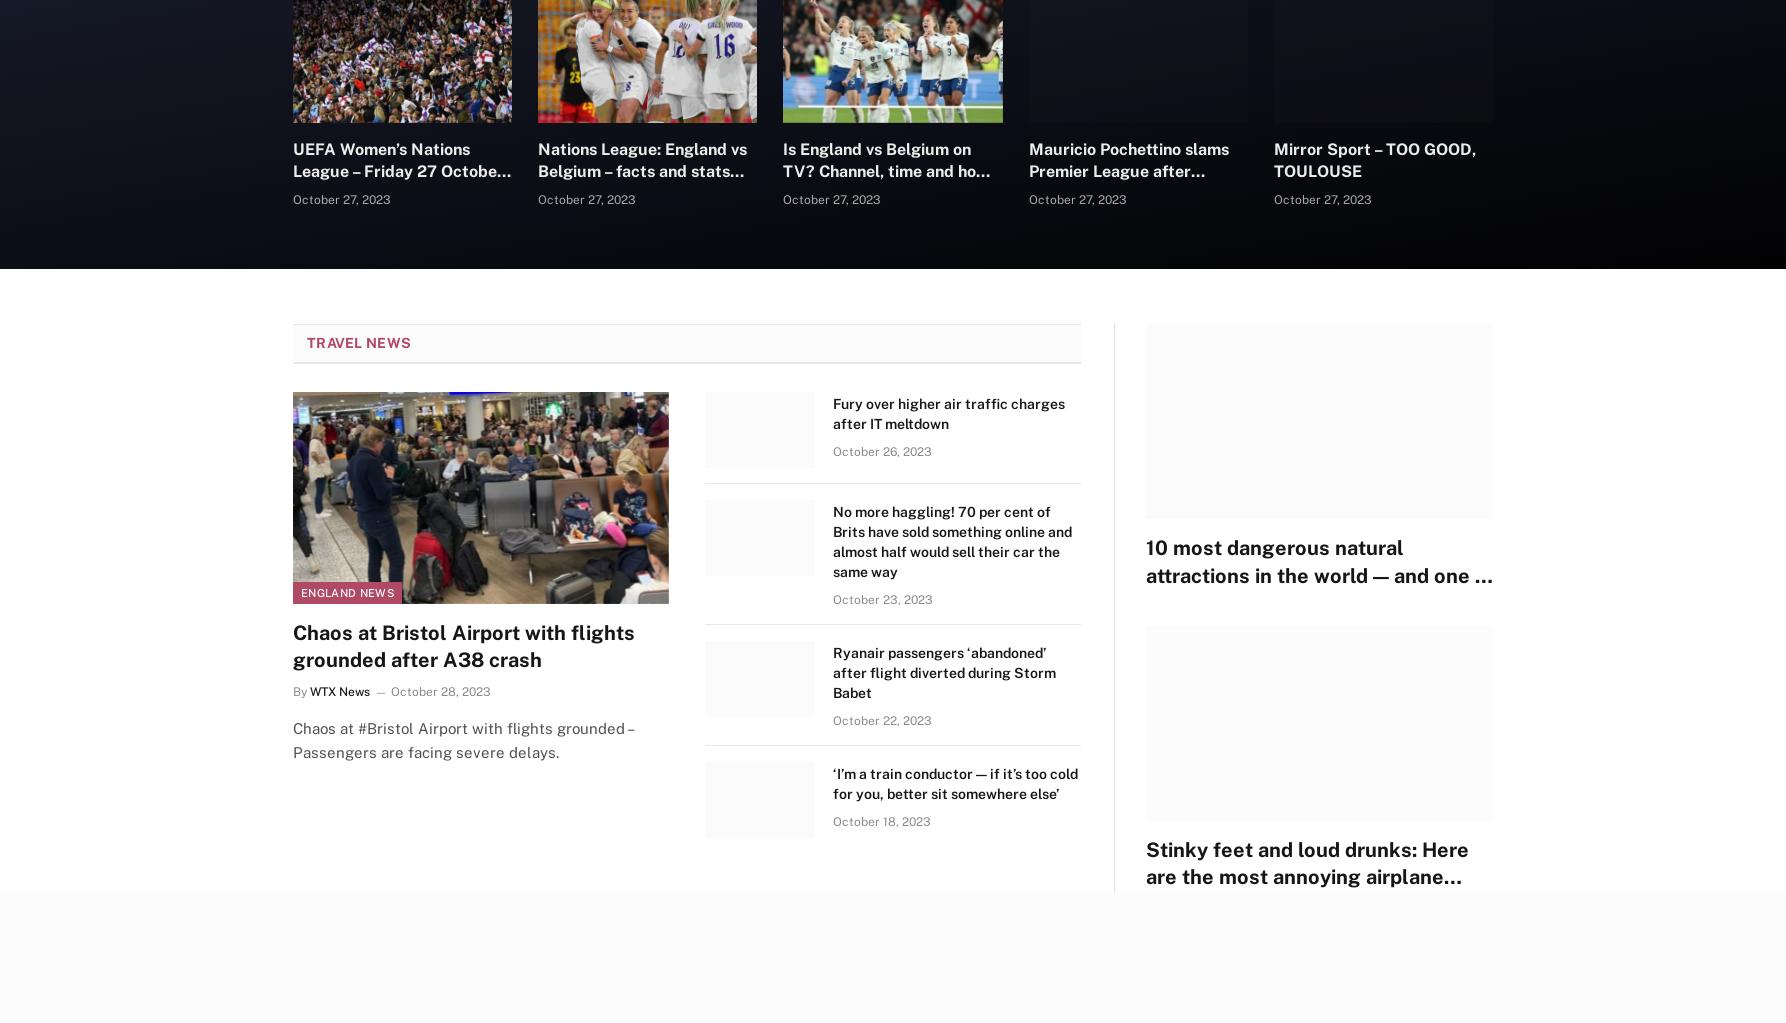 The image size is (1786, 1023). What do you see at coordinates (347, 591) in the screenshot?
I see `'England news'` at bounding box center [347, 591].